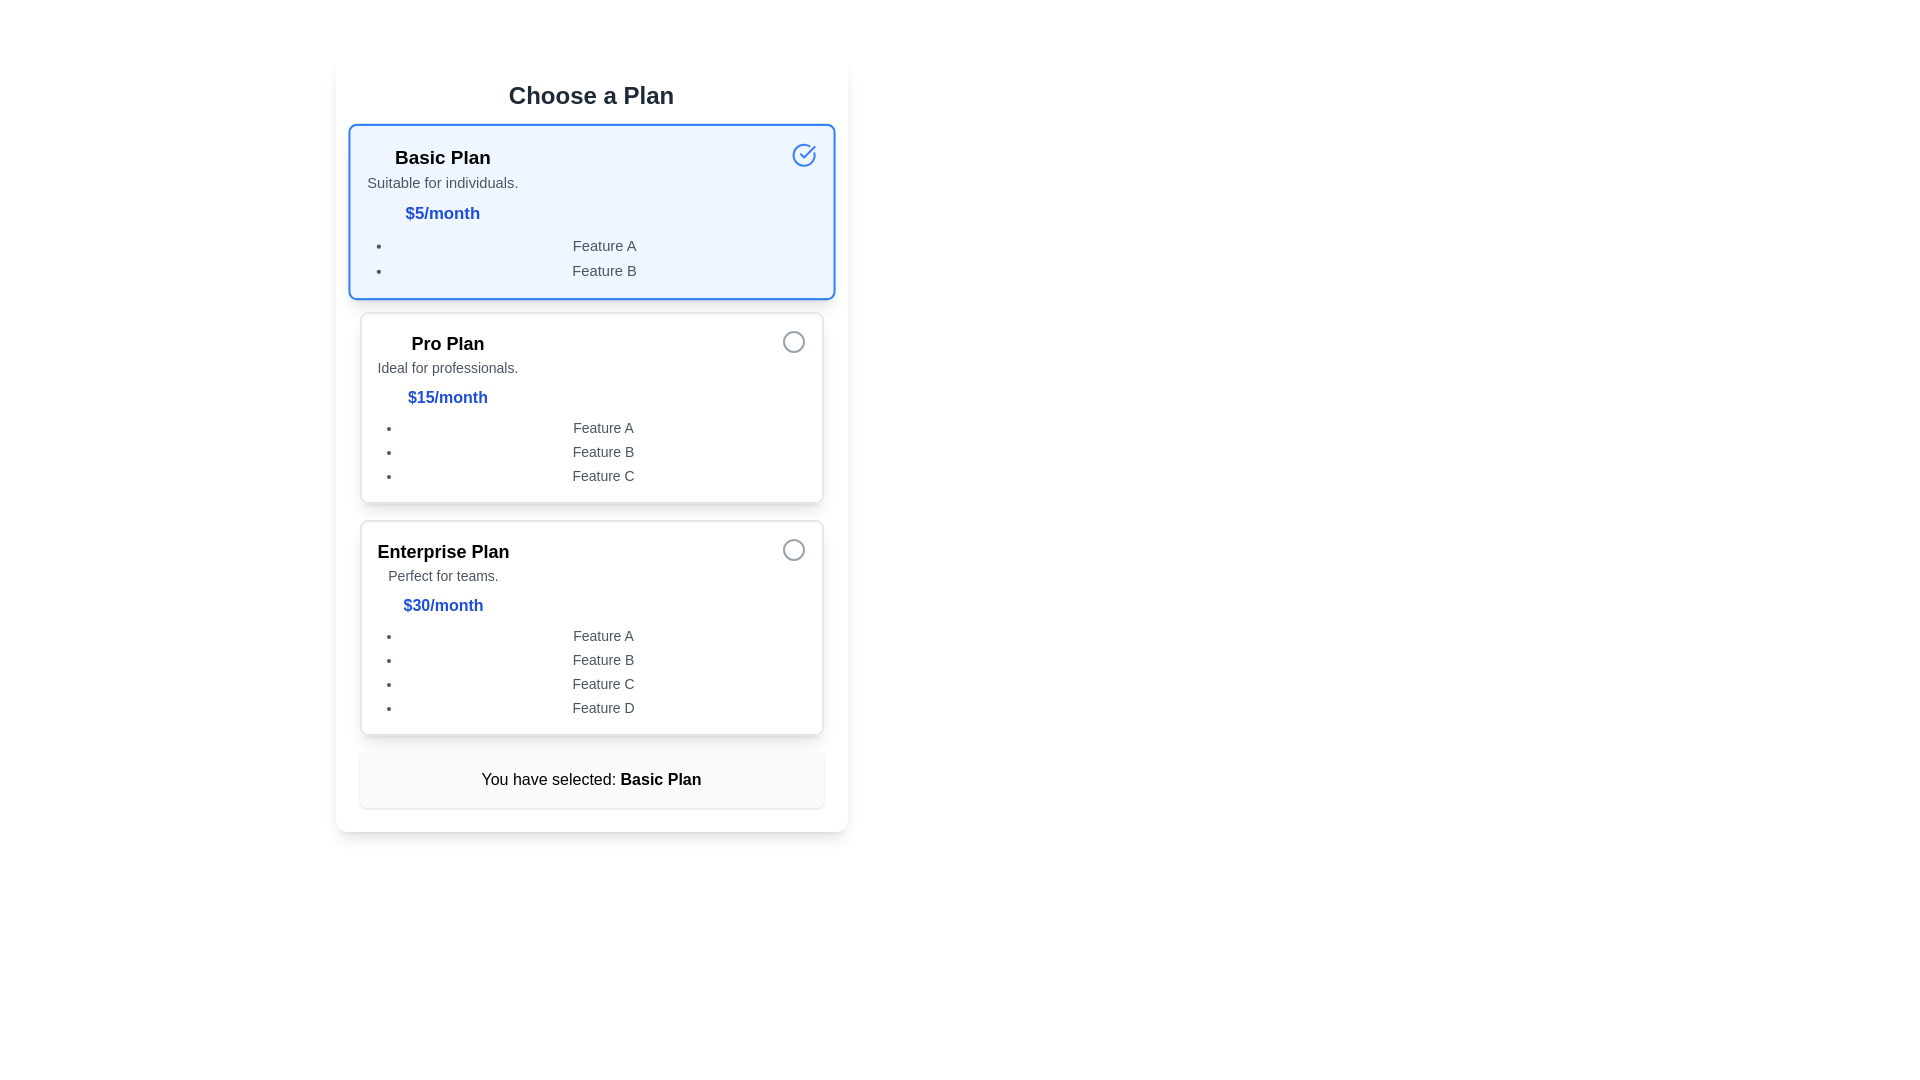 Image resolution: width=1920 pixels, height=1080 pixels. I want to click on the header text element displaying 'Choose a Plan', which is bold and large, positioned at the top center of the plans section, so click(590, 96).